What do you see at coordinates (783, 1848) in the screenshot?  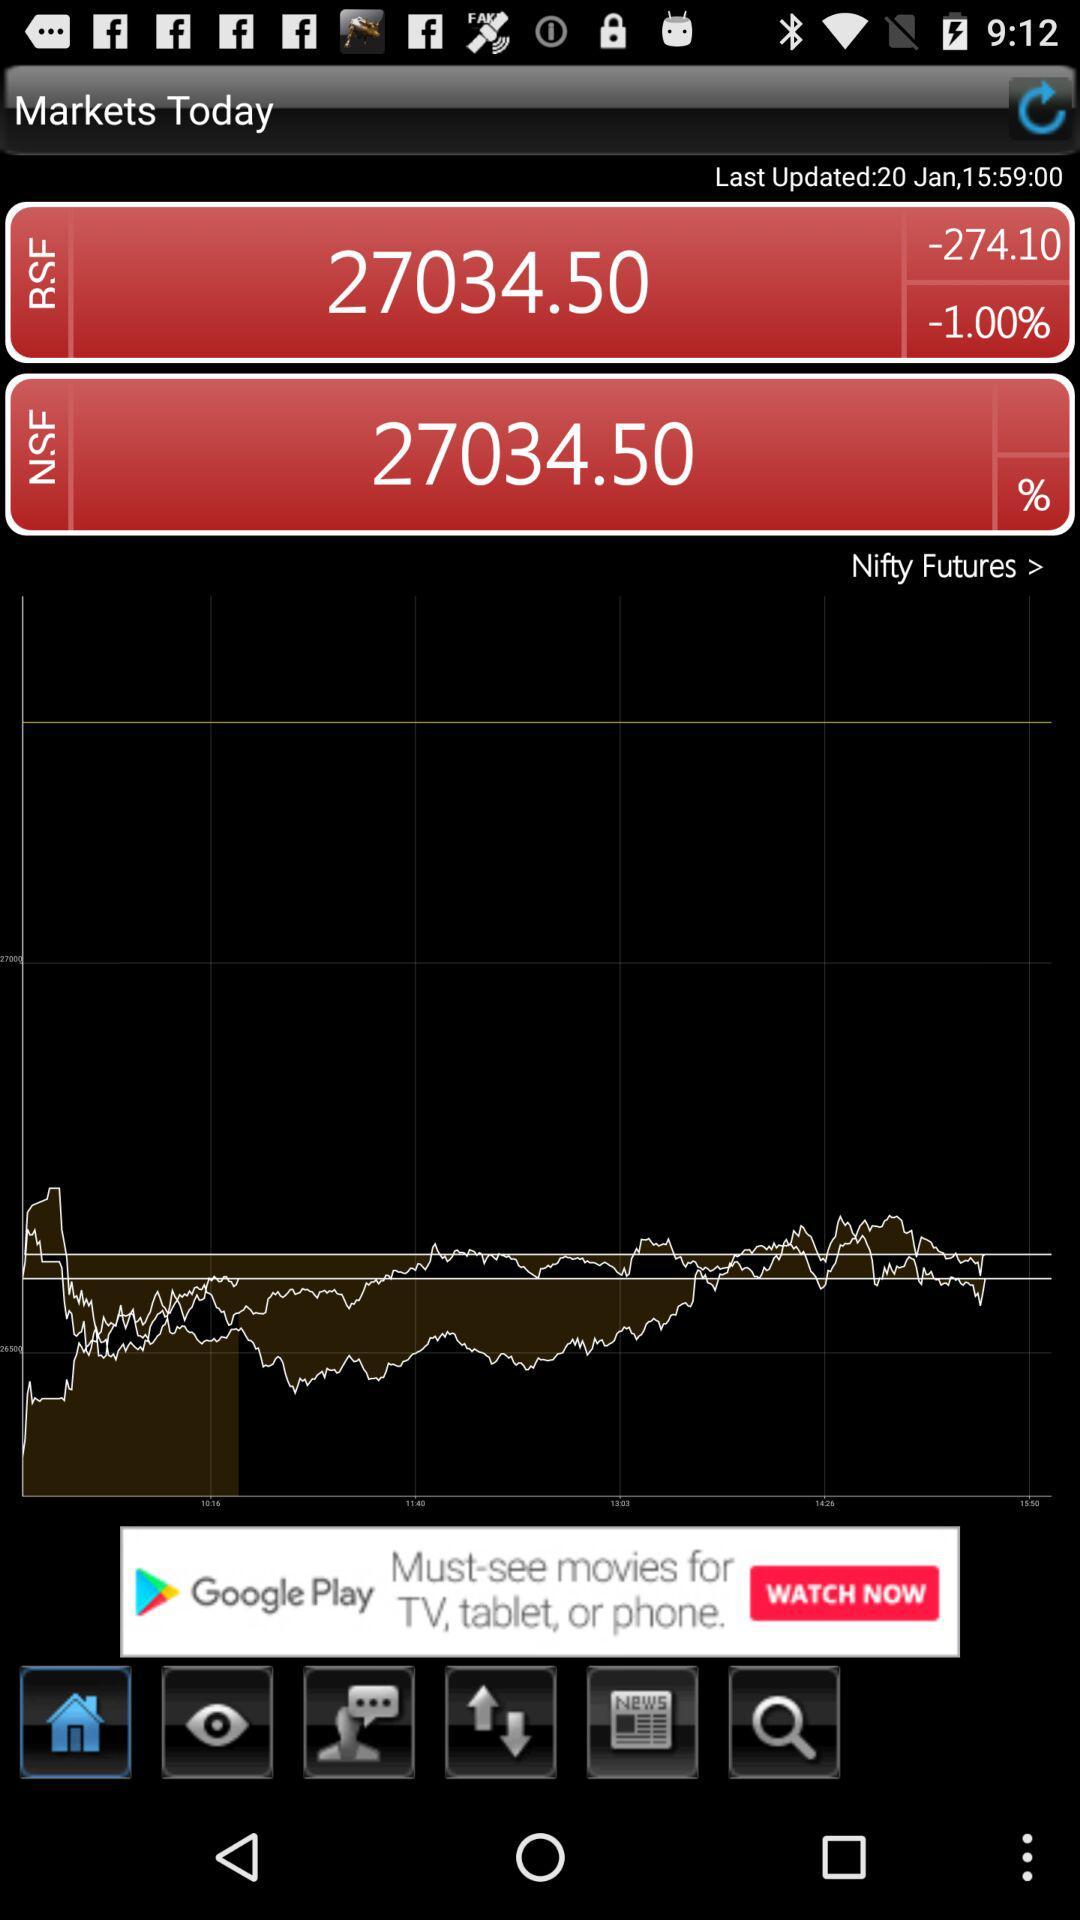 I see `the search icon` at bounding box center [783, 1848].